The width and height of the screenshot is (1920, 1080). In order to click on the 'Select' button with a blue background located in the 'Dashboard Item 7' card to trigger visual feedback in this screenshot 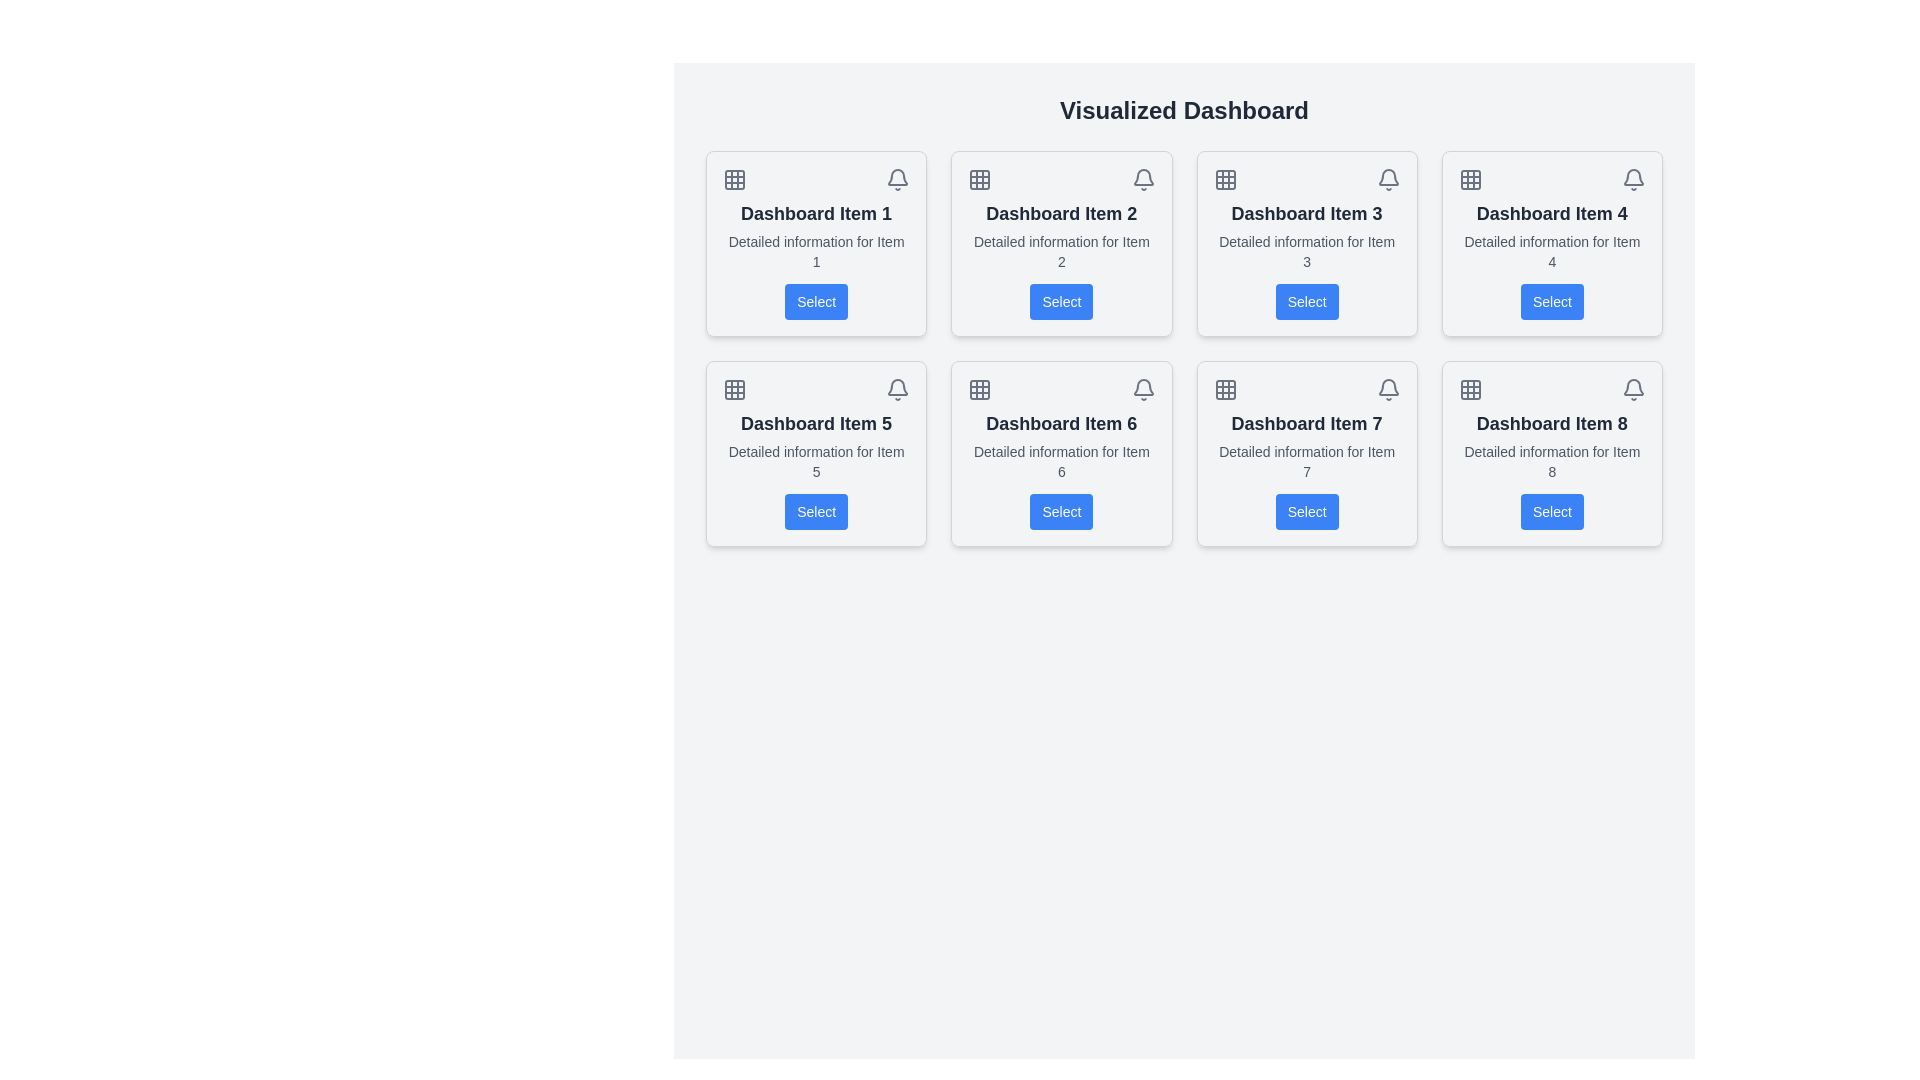, I will do `click(1307, 511)`.